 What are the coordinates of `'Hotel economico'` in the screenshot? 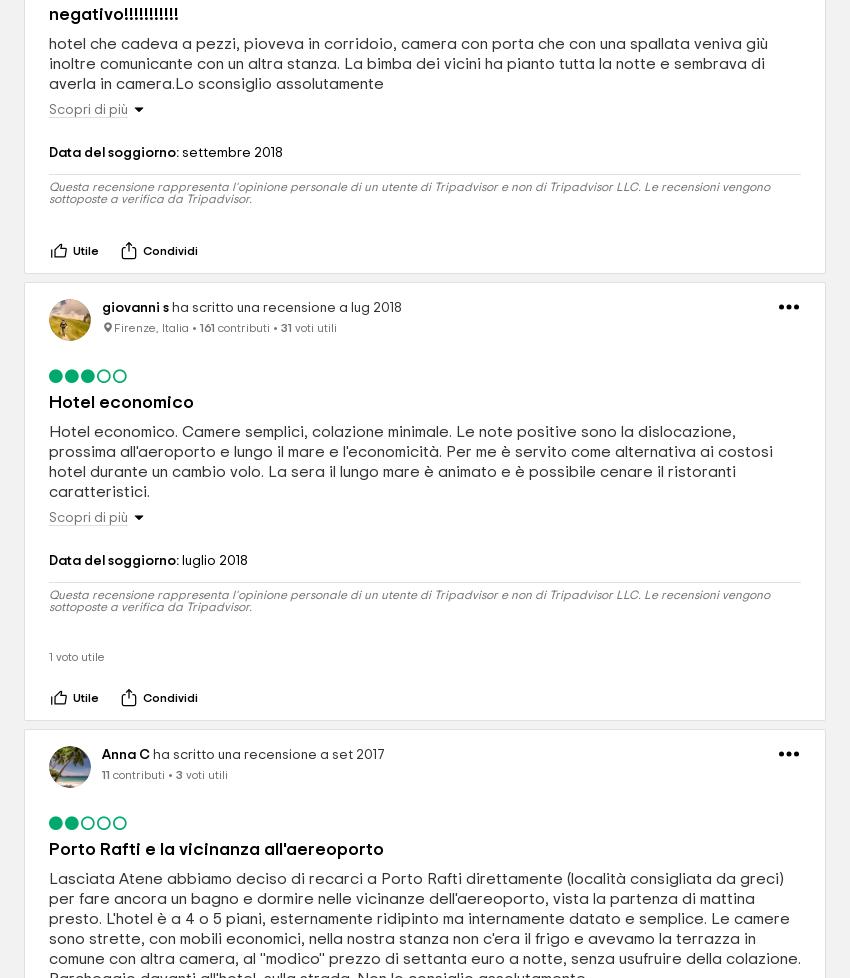 It's located at (120, 402).